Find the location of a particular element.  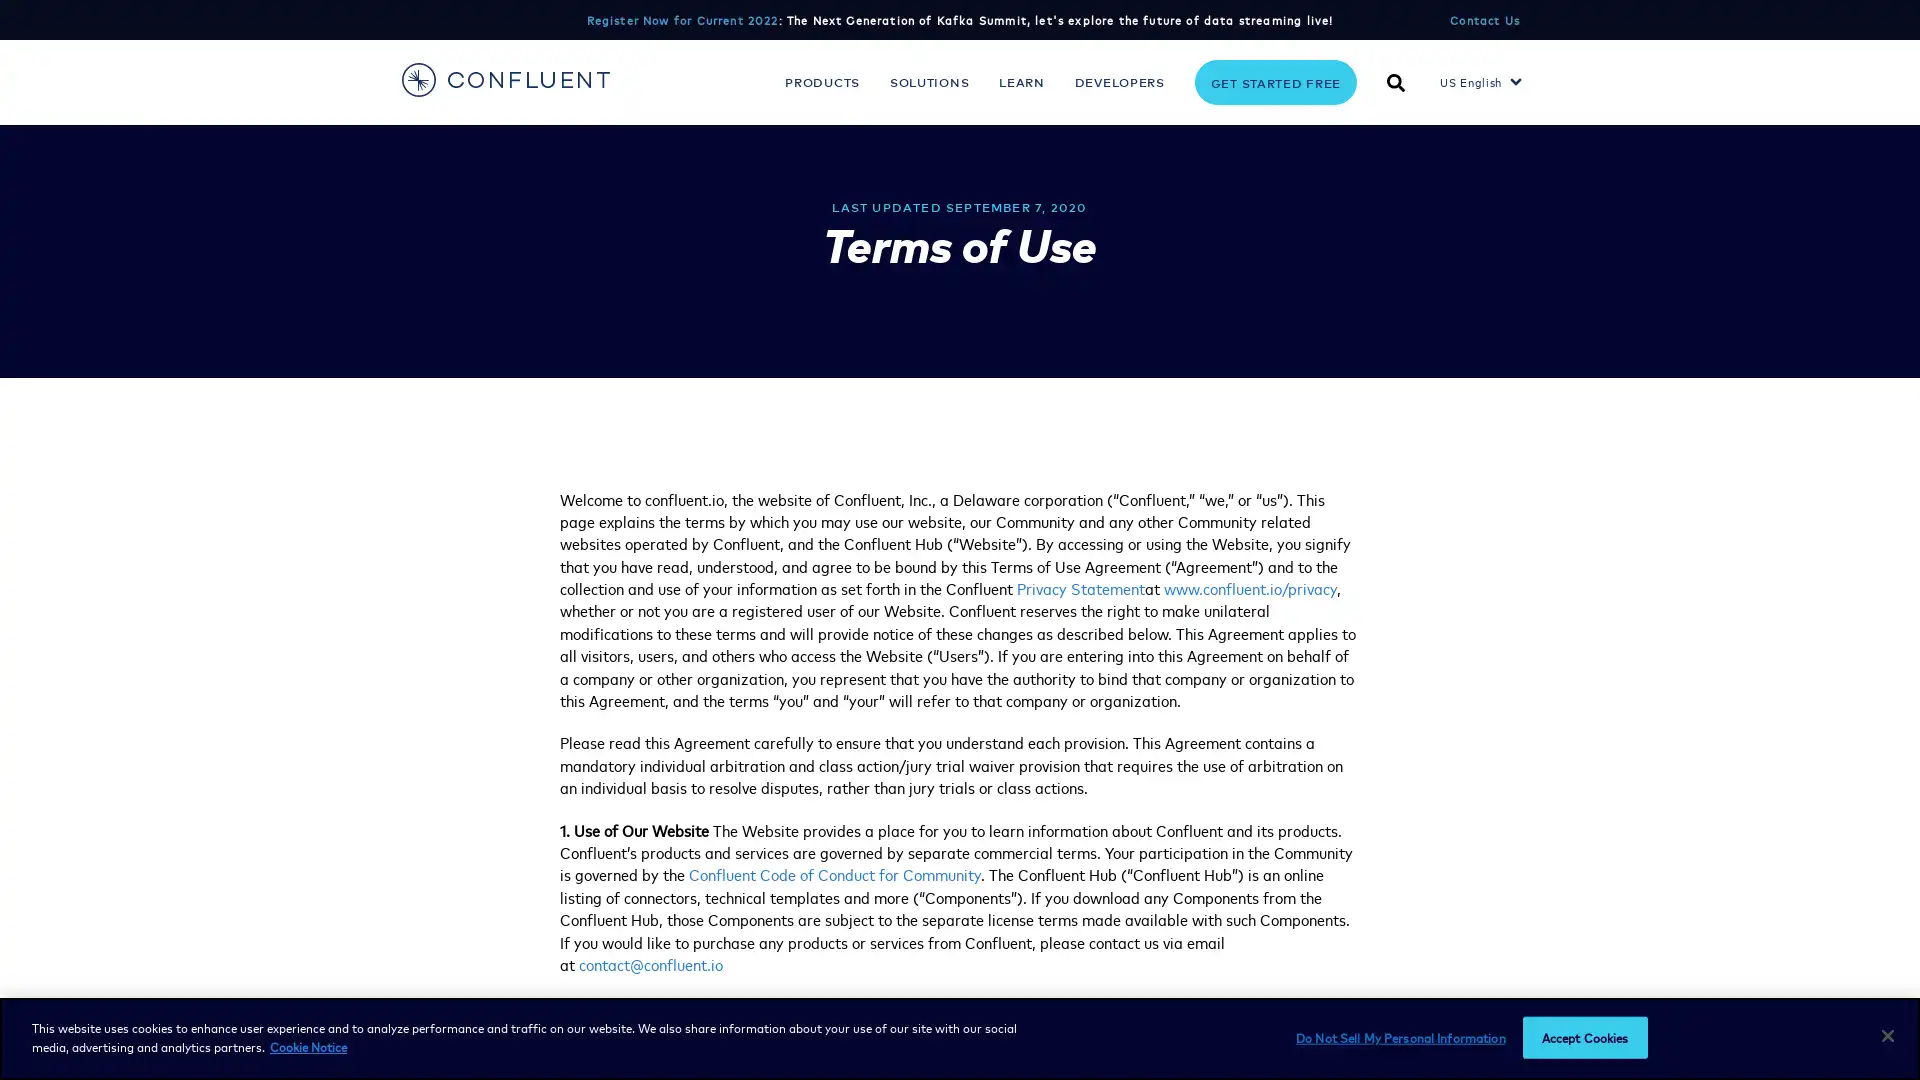

Close is located at coordinates (1886, 1034).